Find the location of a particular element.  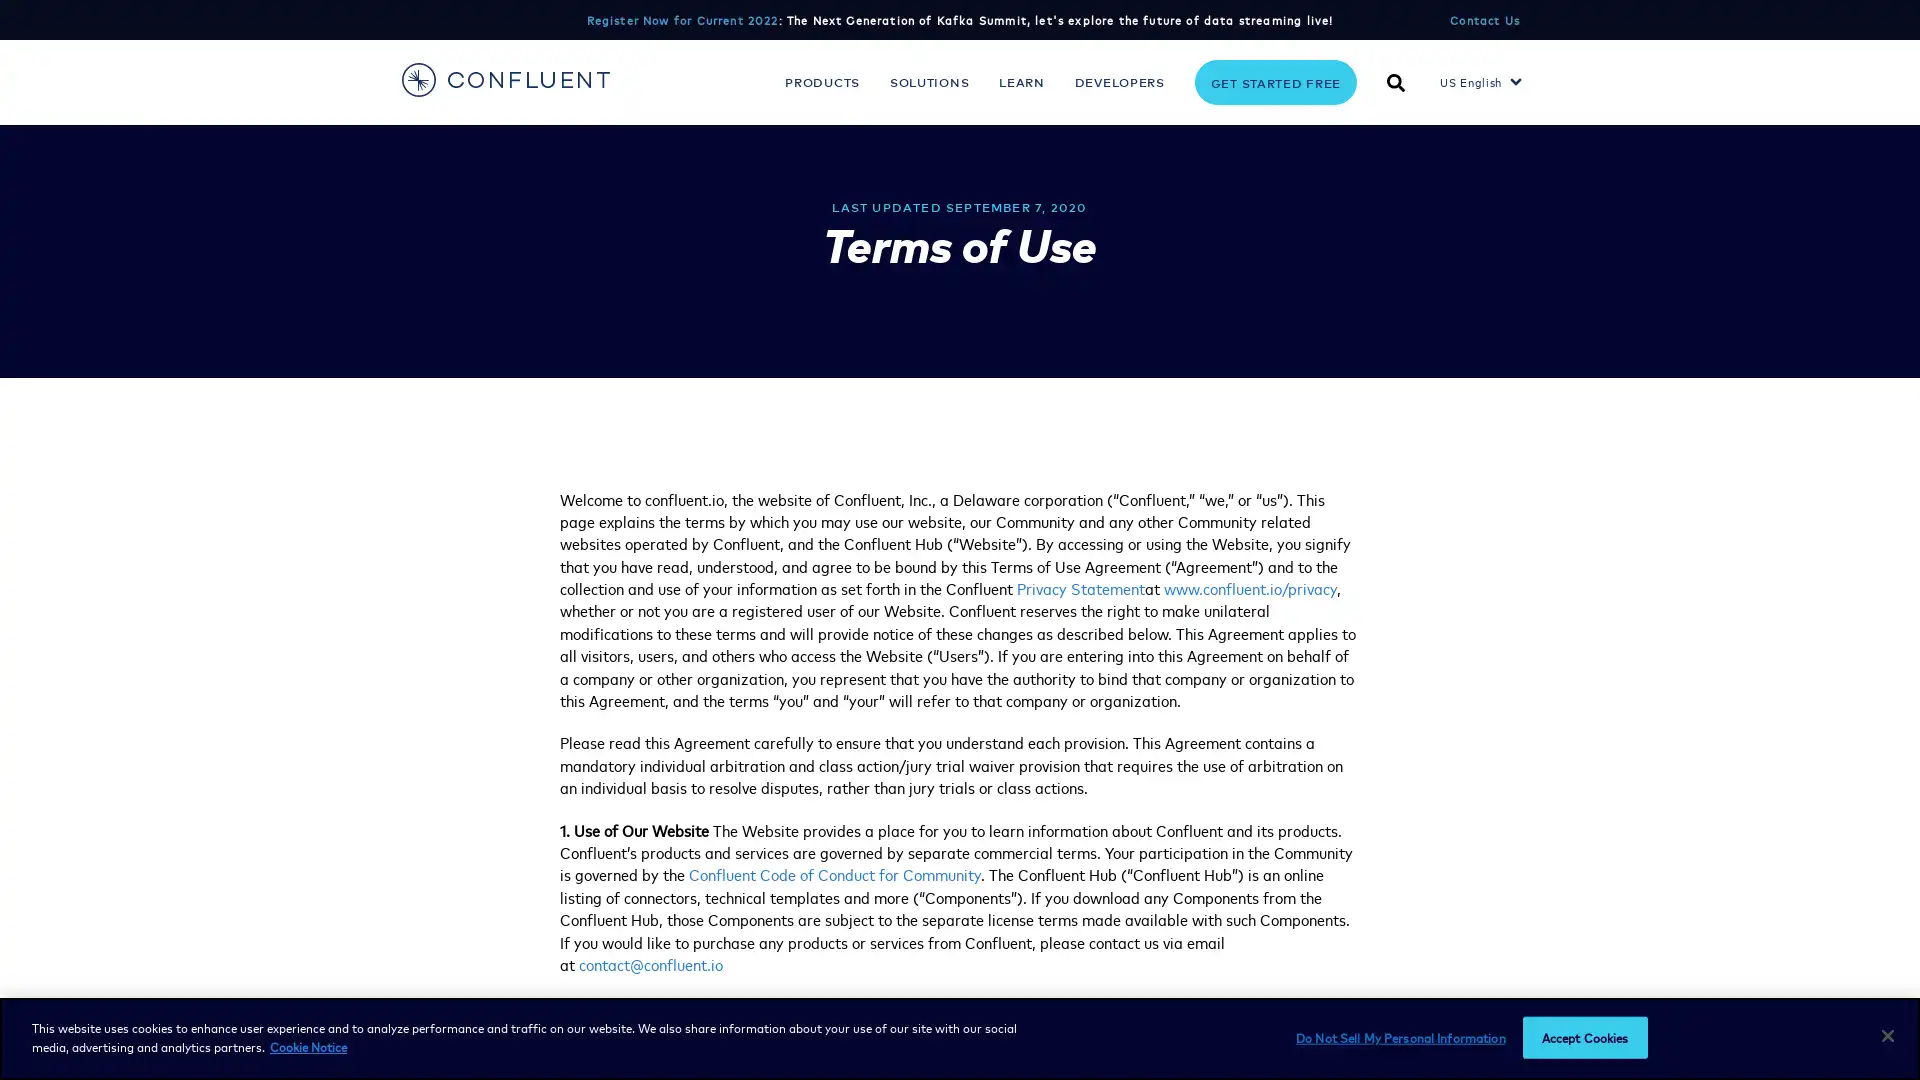

Close is located at coordinates (1886, 1034).